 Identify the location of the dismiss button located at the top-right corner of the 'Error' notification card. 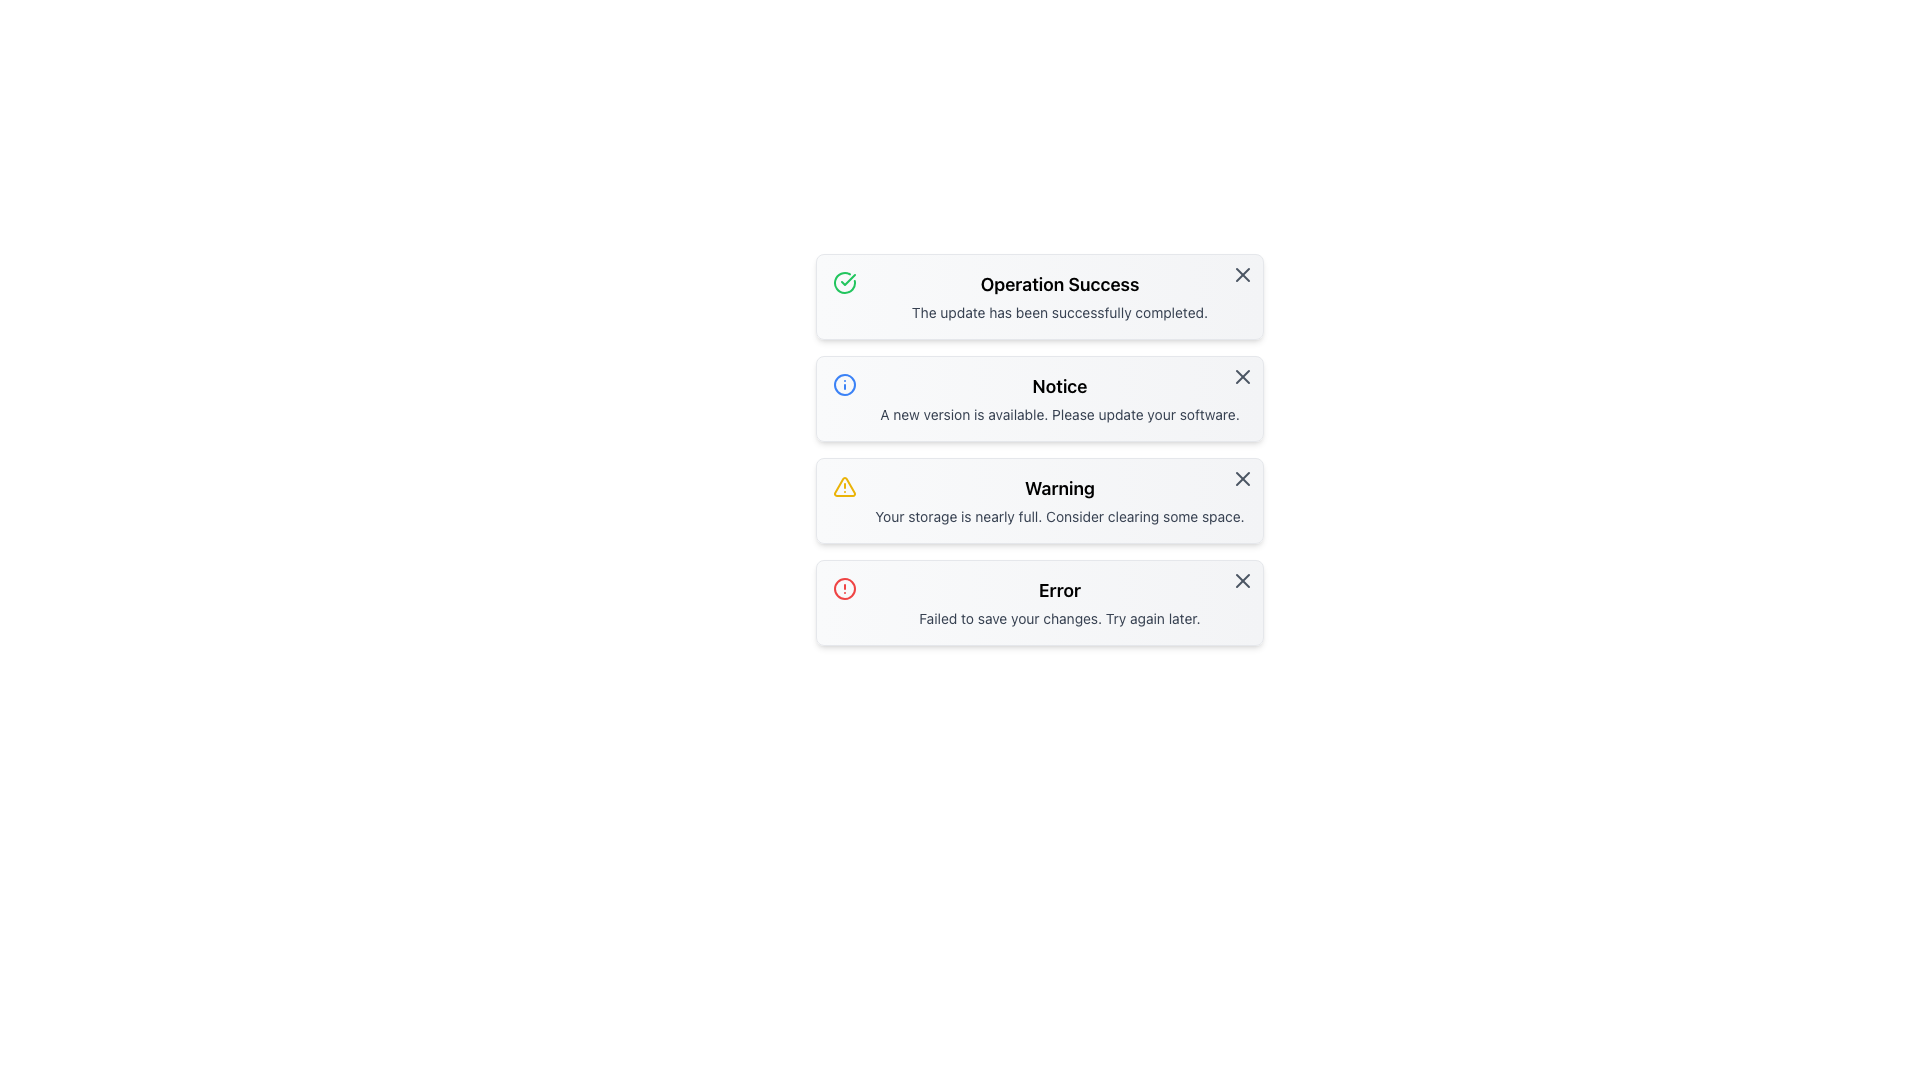
(1242, 581).